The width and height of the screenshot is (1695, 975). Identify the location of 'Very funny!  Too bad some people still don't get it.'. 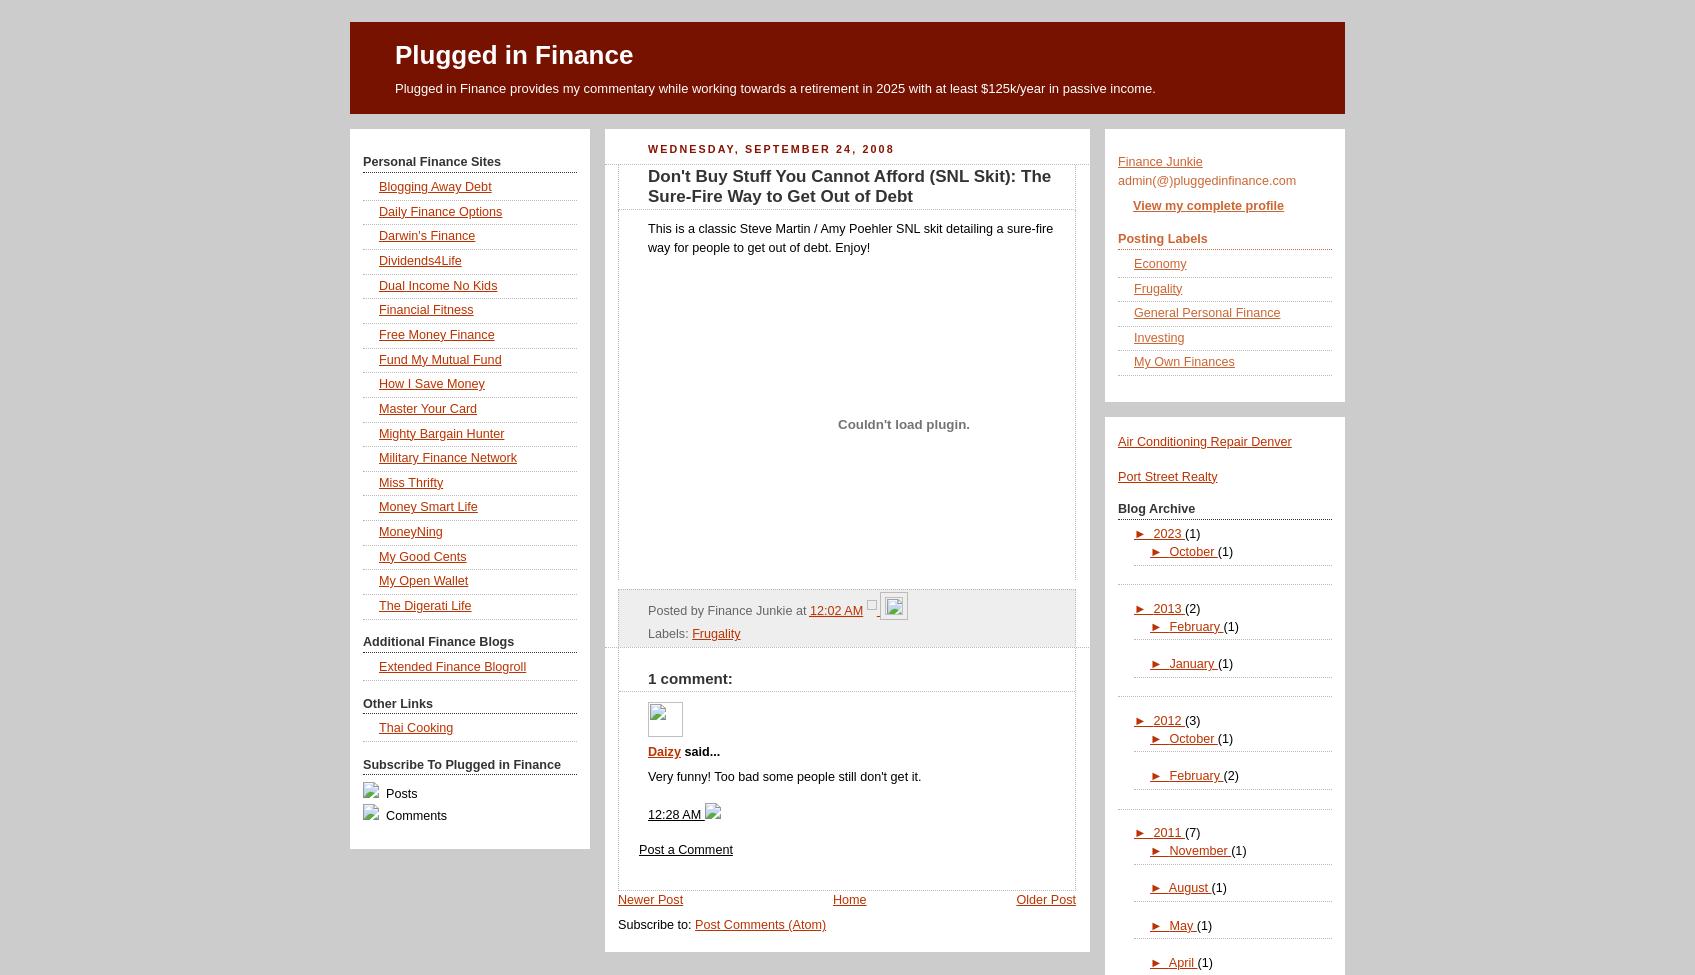
(784, 775).